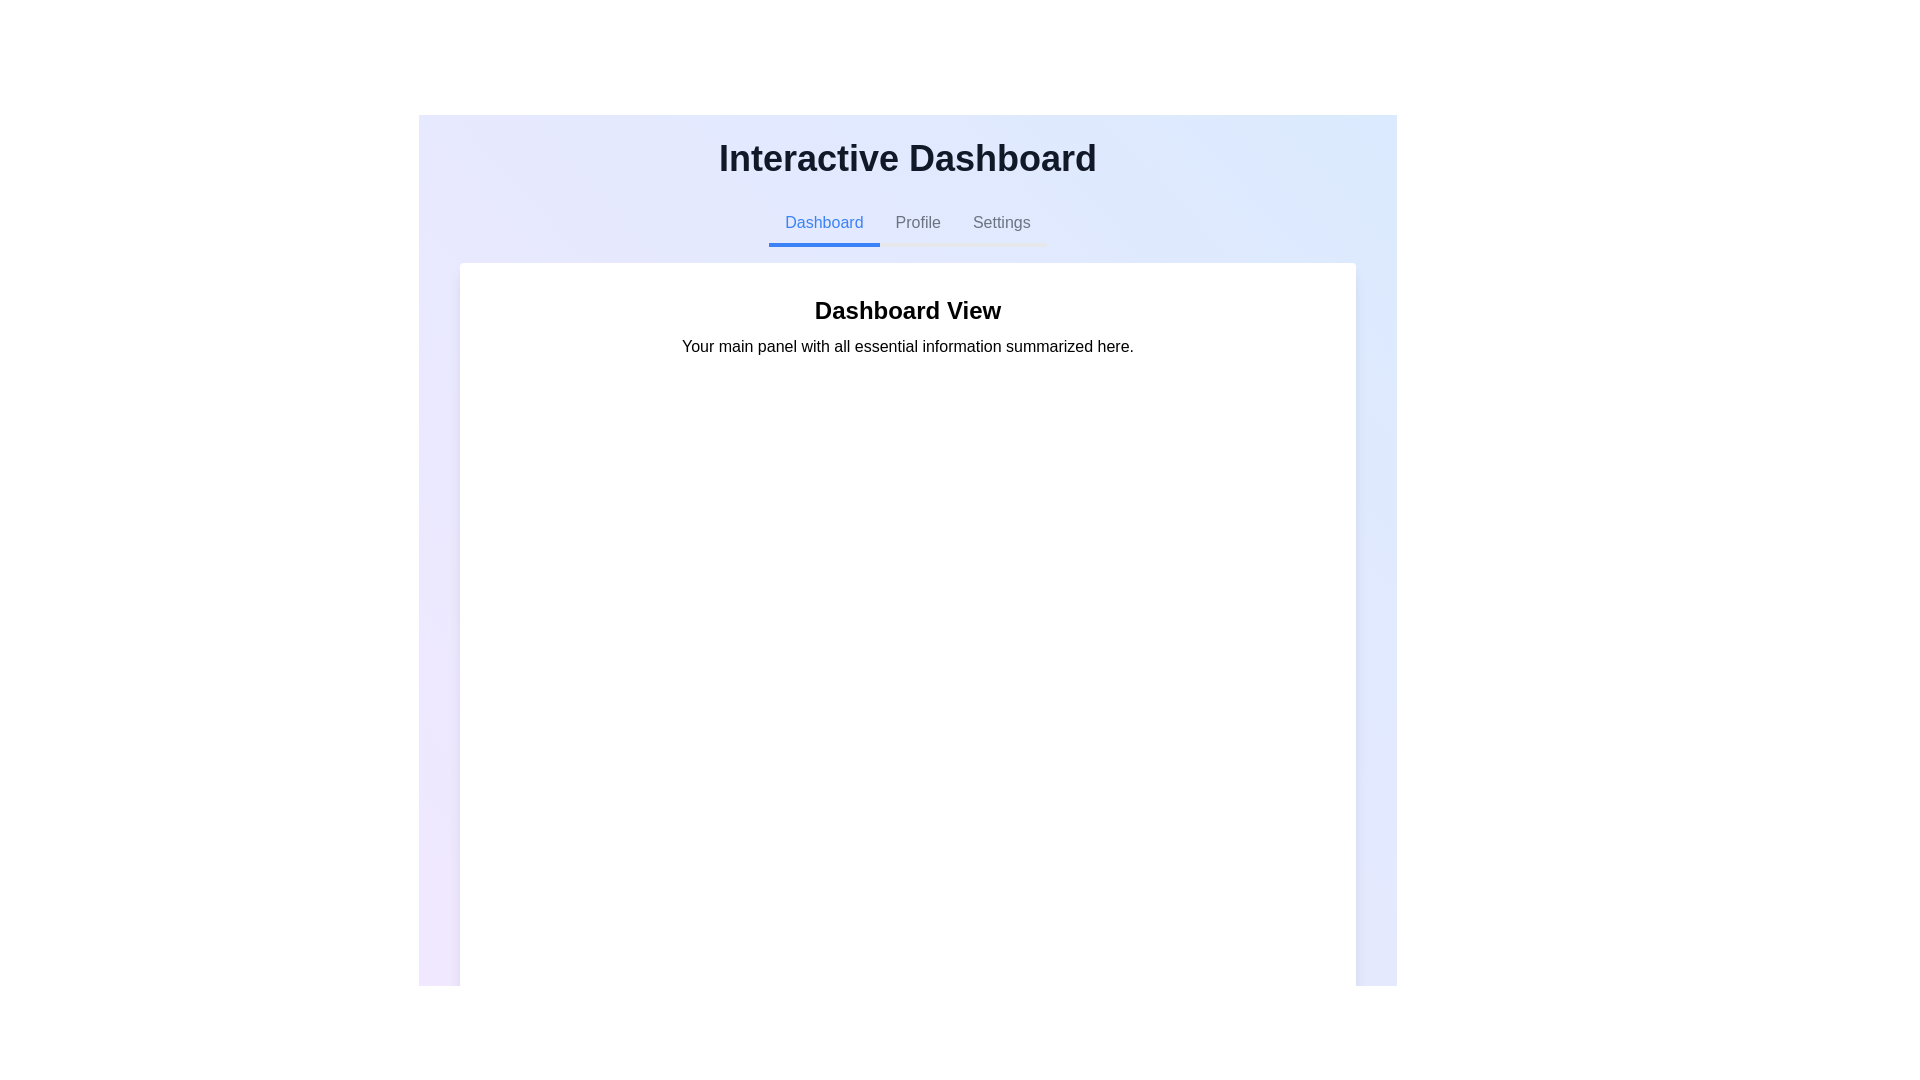  I want to click on the Profile button, which is the second item in the horizontal navigation bar, located between the Dashboard and Settings buttons, so click(917, 224).